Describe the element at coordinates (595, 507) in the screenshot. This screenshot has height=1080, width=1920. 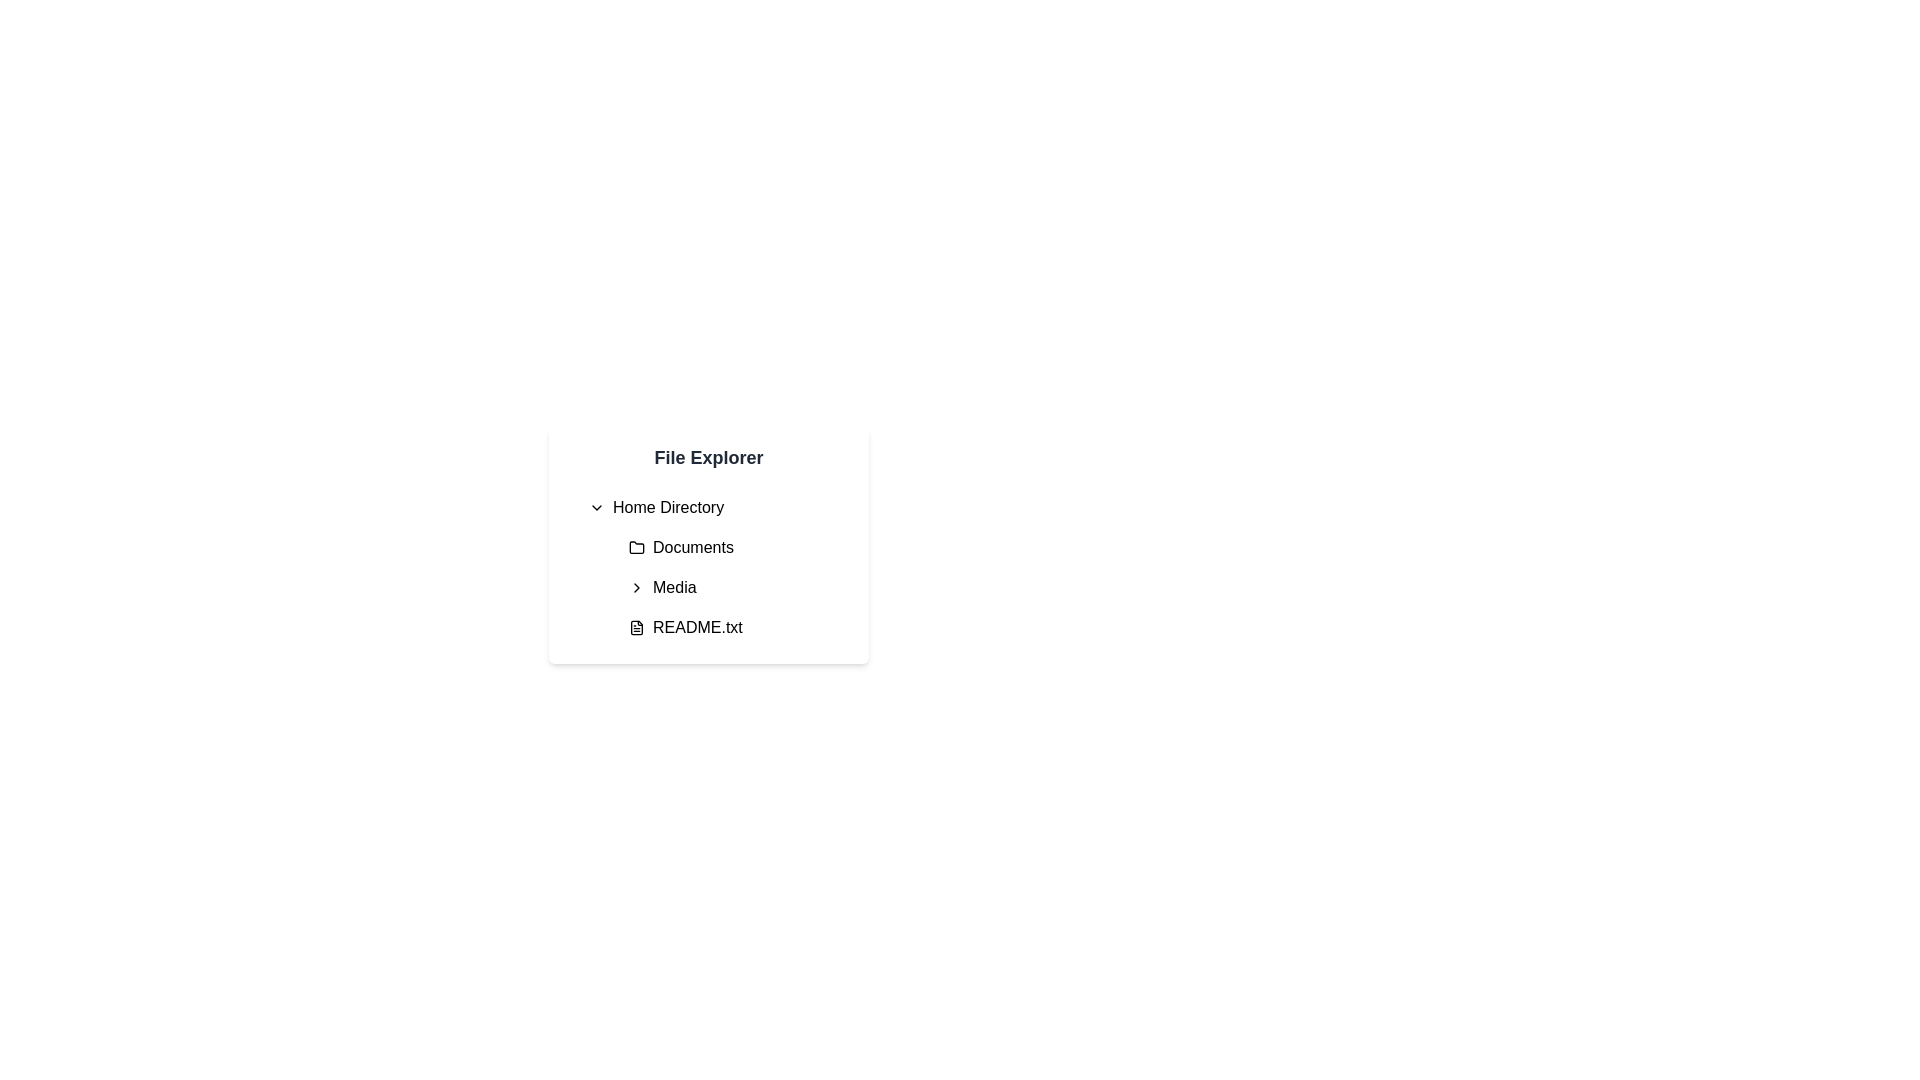
I see `the downward-pointing chevron icon located to the left of the 'Home Directory' text label` at that location.